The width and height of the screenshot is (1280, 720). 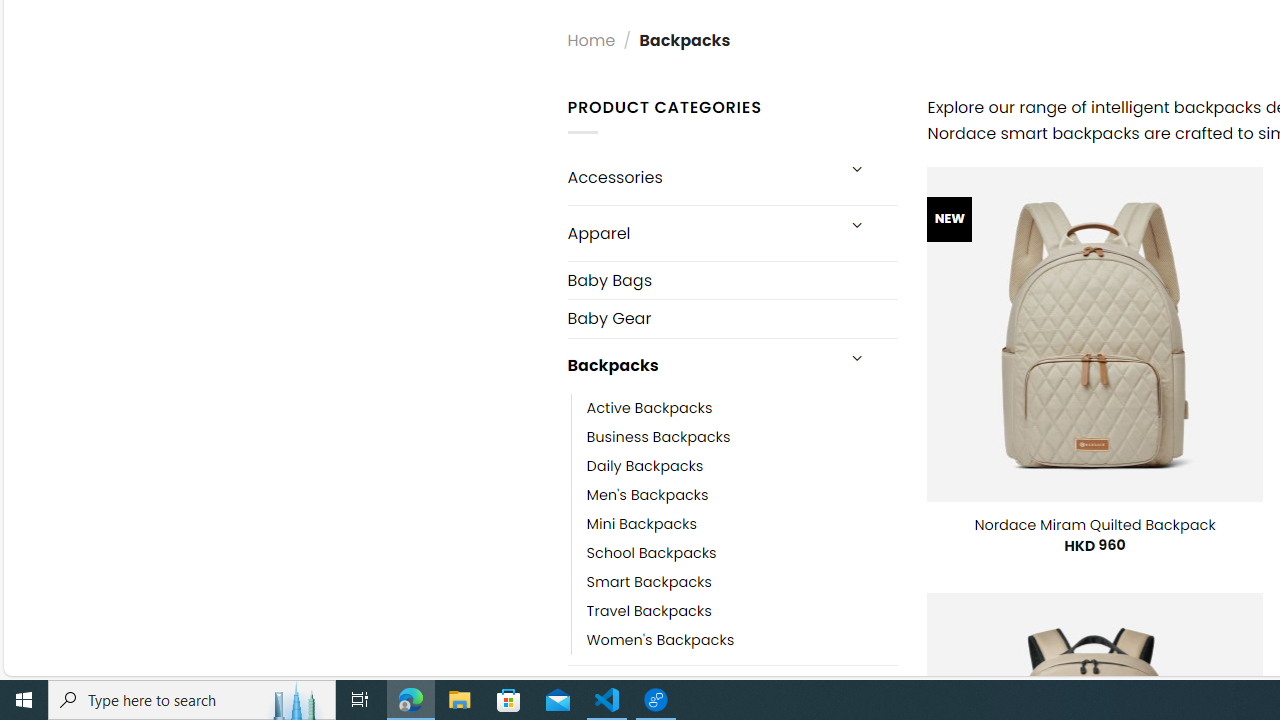 I want to click on 'Daily Backpacks', so click(x=645, y=465).